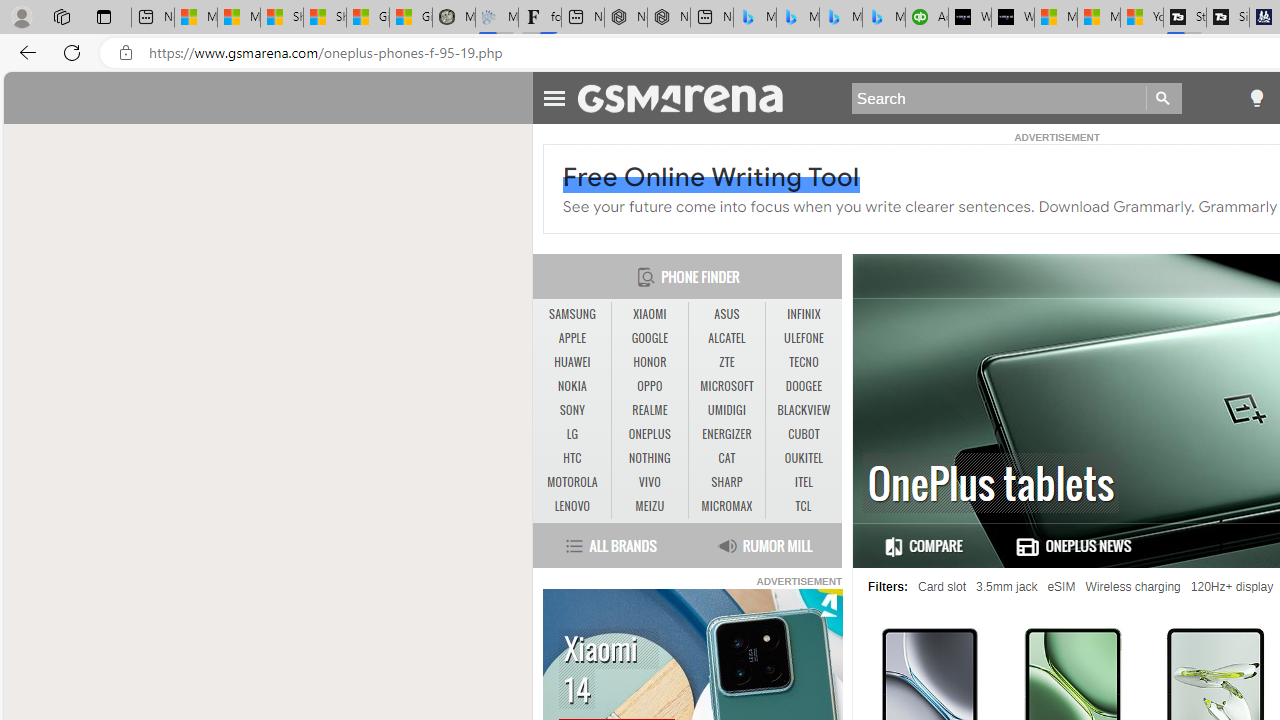 This screenshot has height=720, width=1280. What do you see at coordinates (571, 362) in the screenshot?
I see `'HUAWEI'` at bounding box center [571, 362].